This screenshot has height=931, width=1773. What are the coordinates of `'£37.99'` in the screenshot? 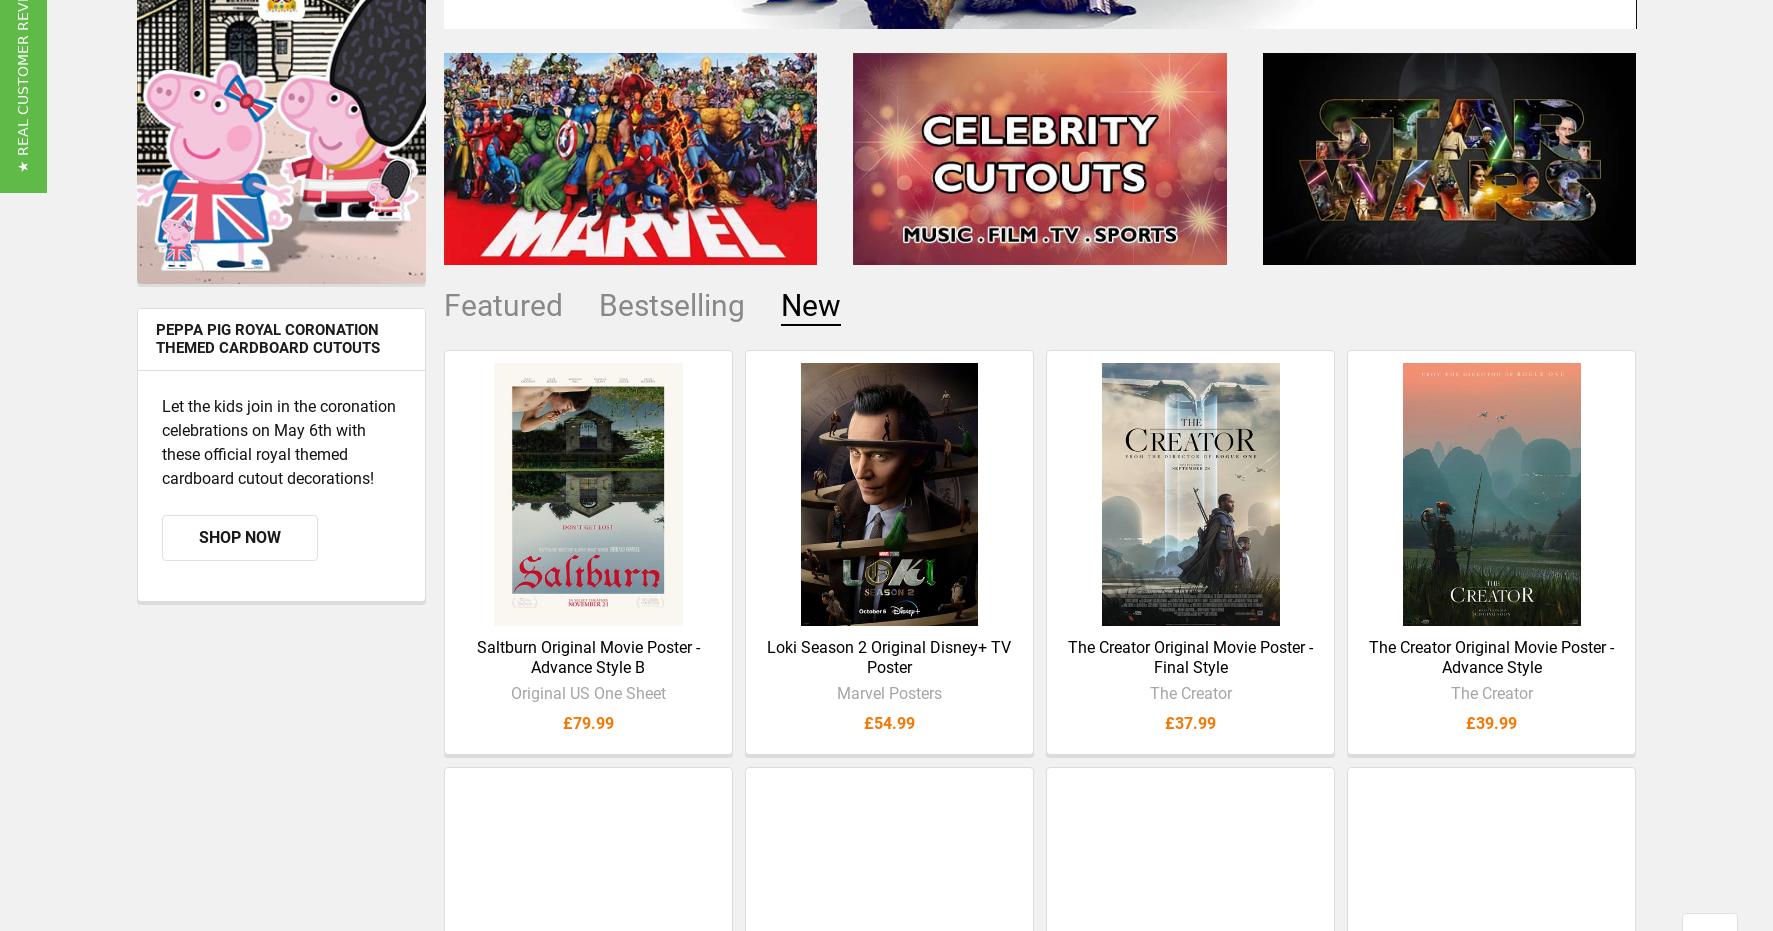 It's located at (1189, 739).